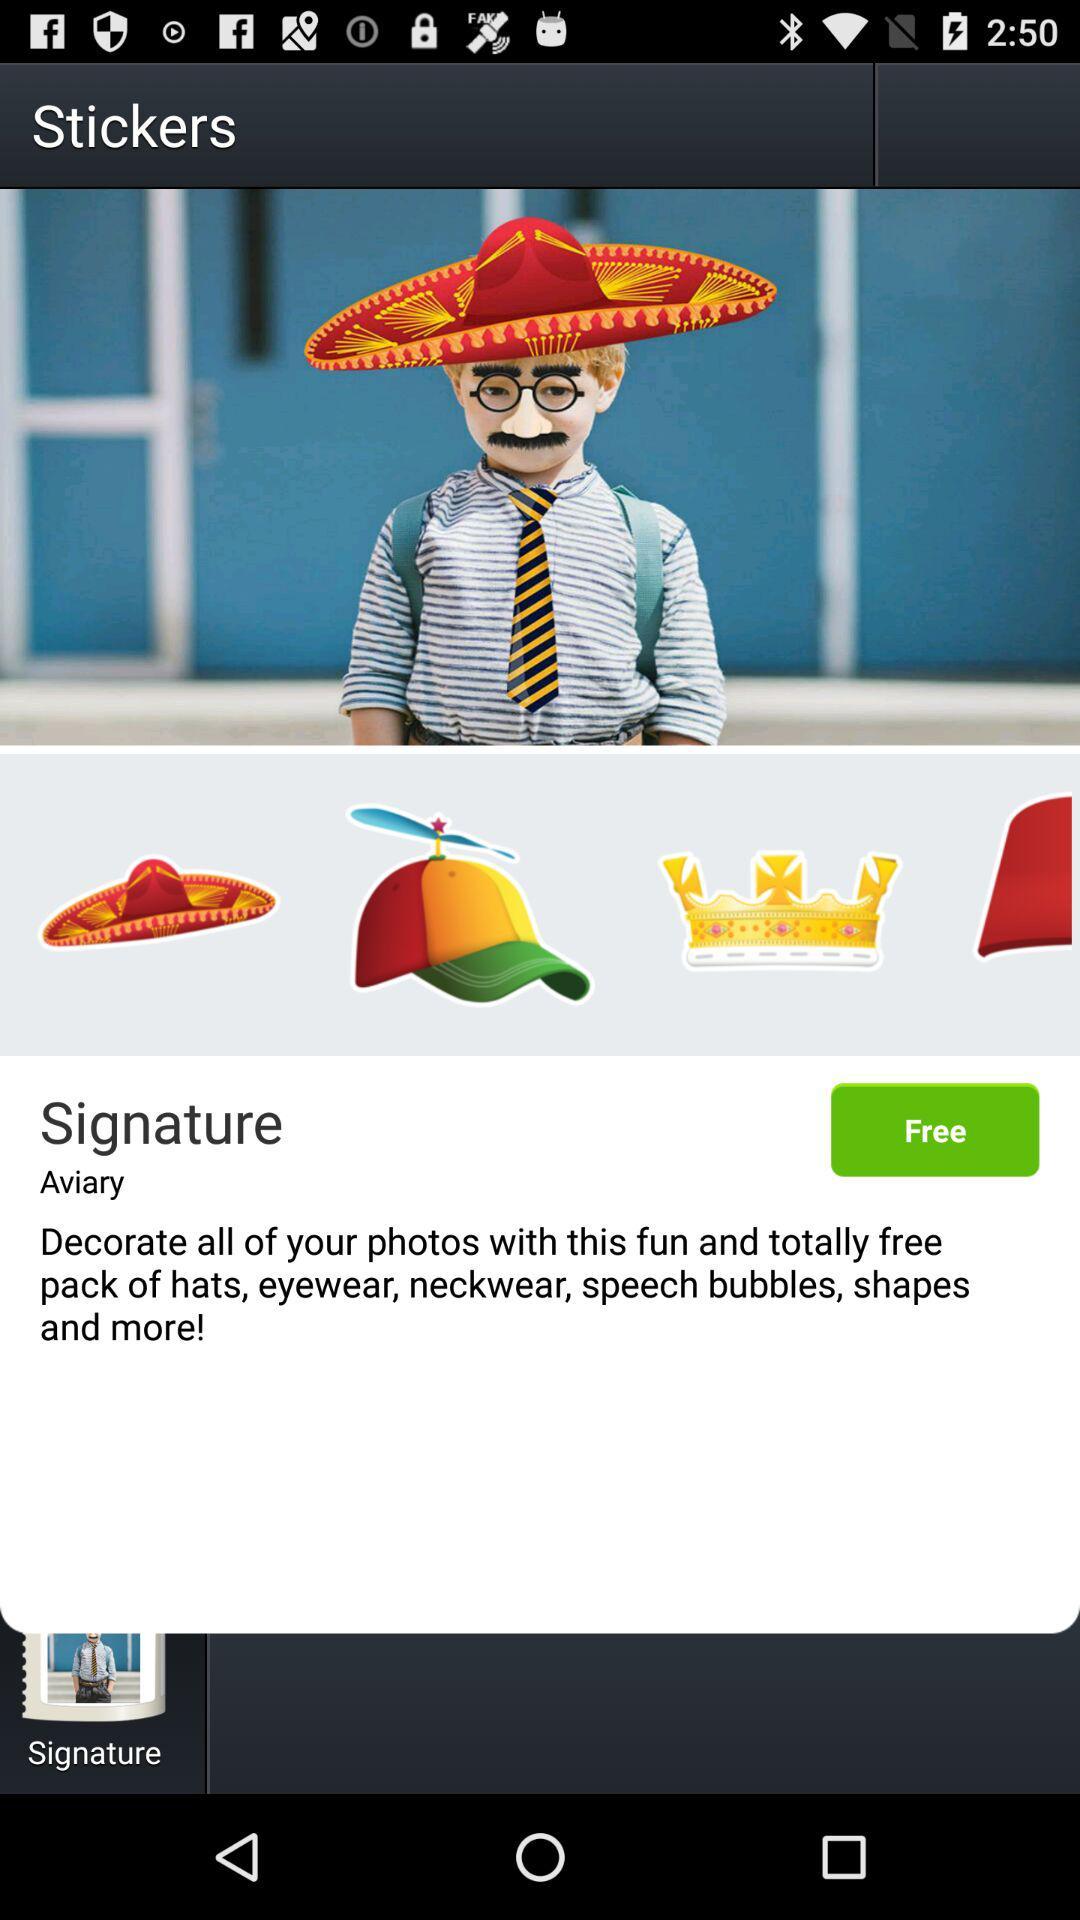  Describe the element at coordinates (158, 904) in the screenshot. I see `the sticker which is above signature` at that location.